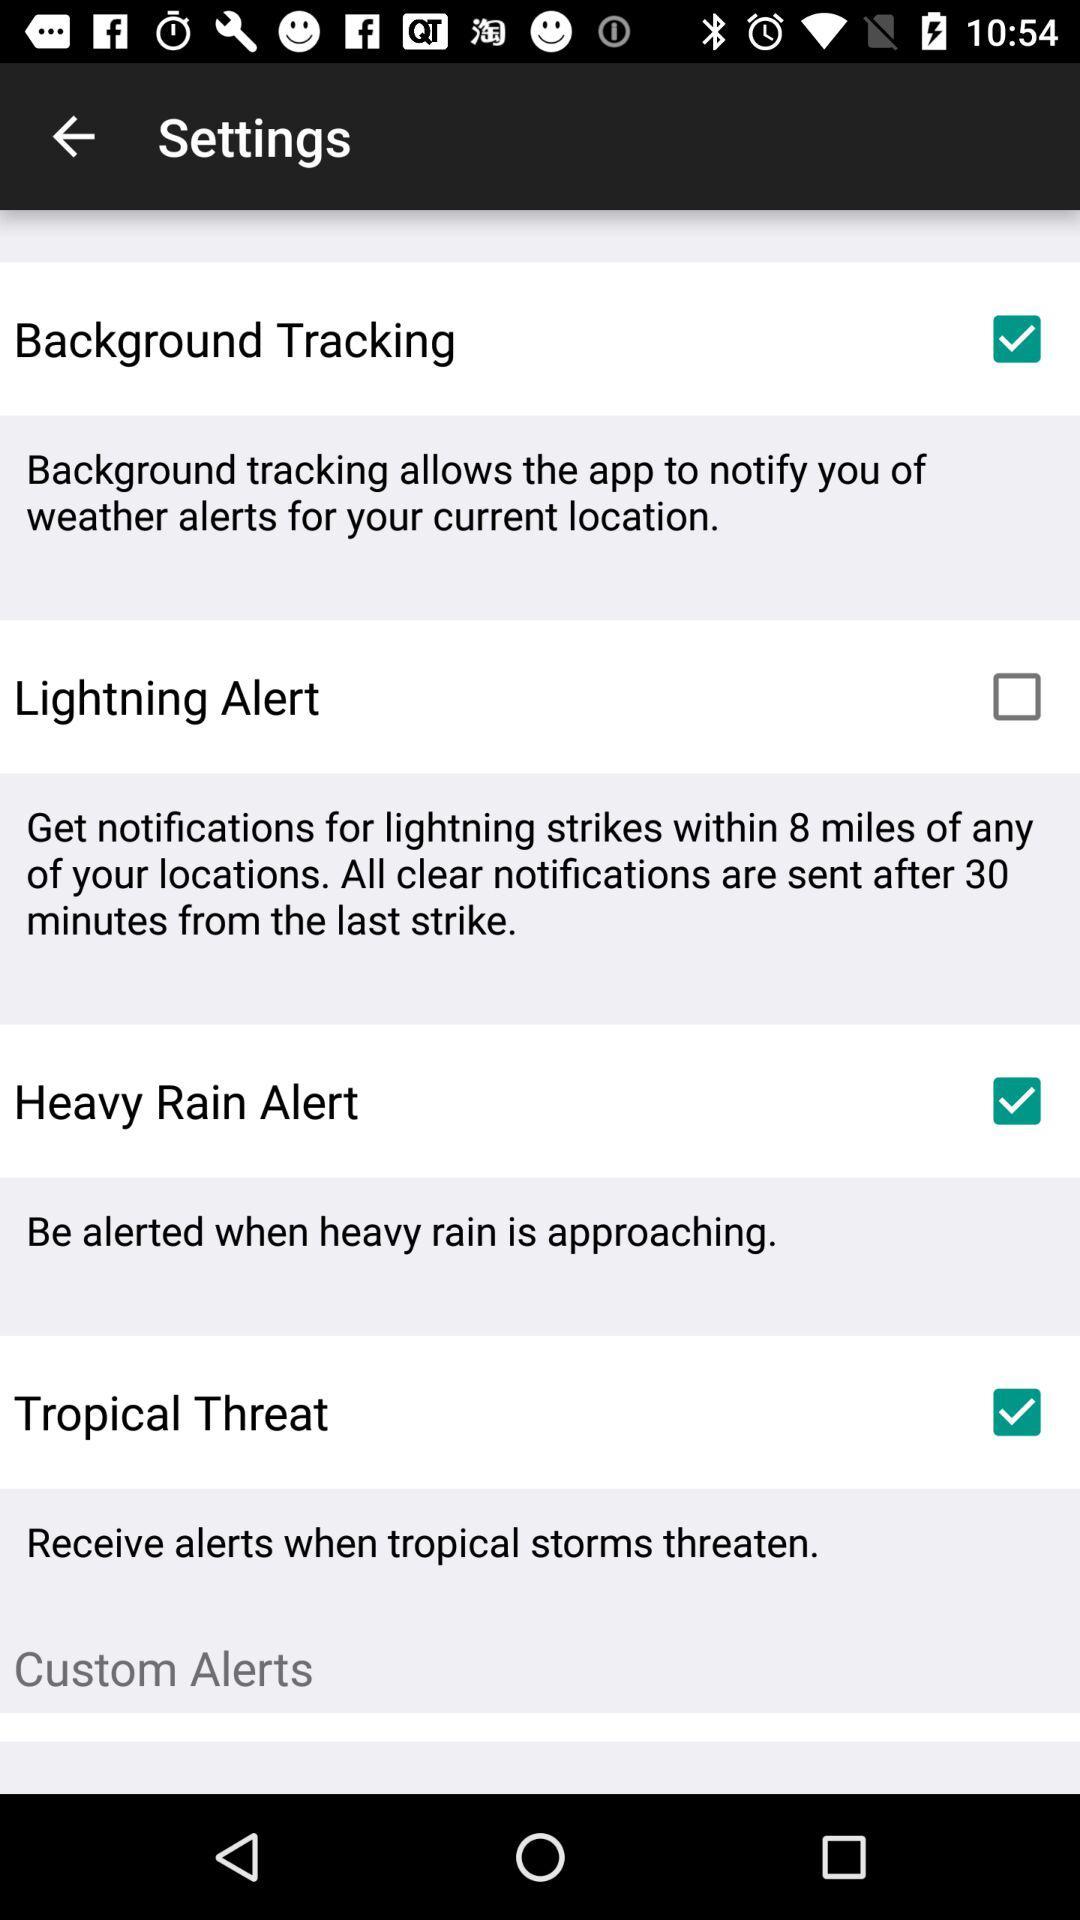 The image size is (1080, 1920). I want to click on item above background tracking allows icon, so click(1017, 339).